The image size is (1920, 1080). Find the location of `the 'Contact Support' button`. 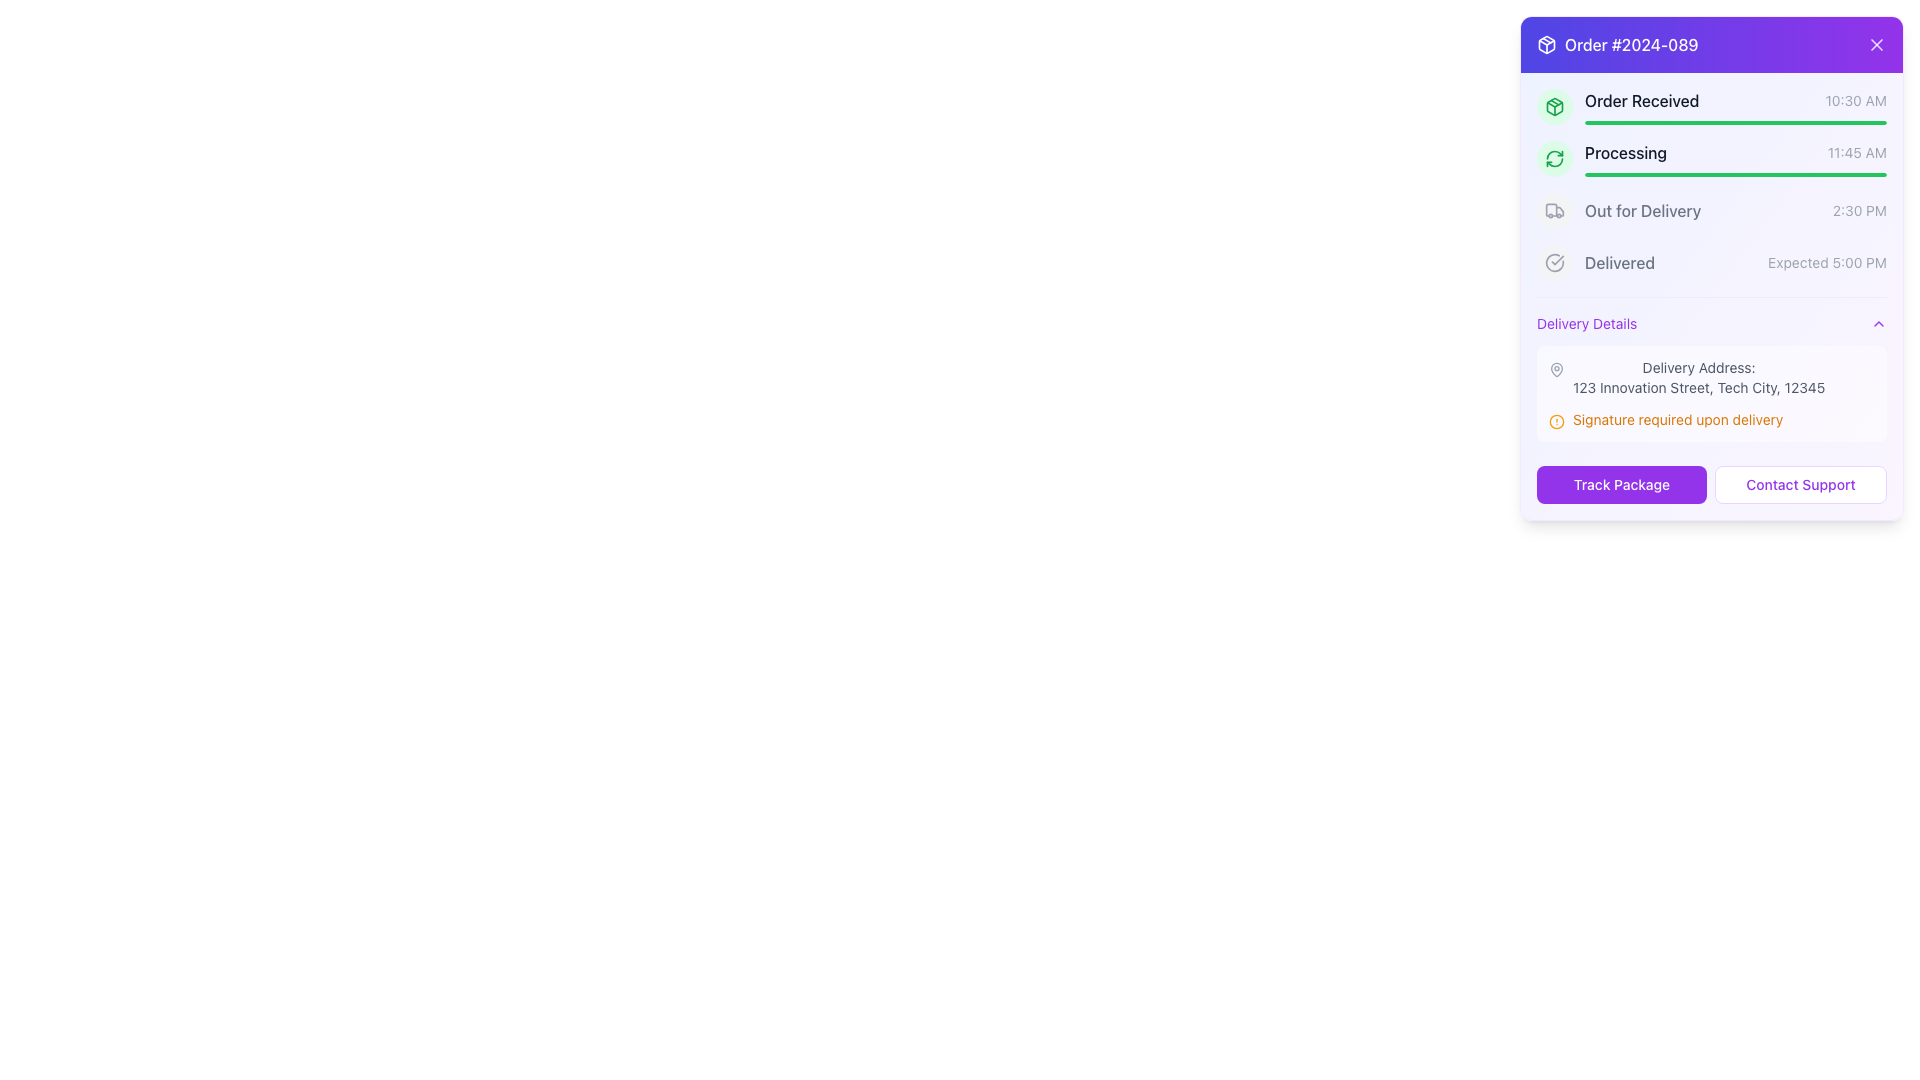

the 'Contact Support' button is located at coordinates (1800, 485).